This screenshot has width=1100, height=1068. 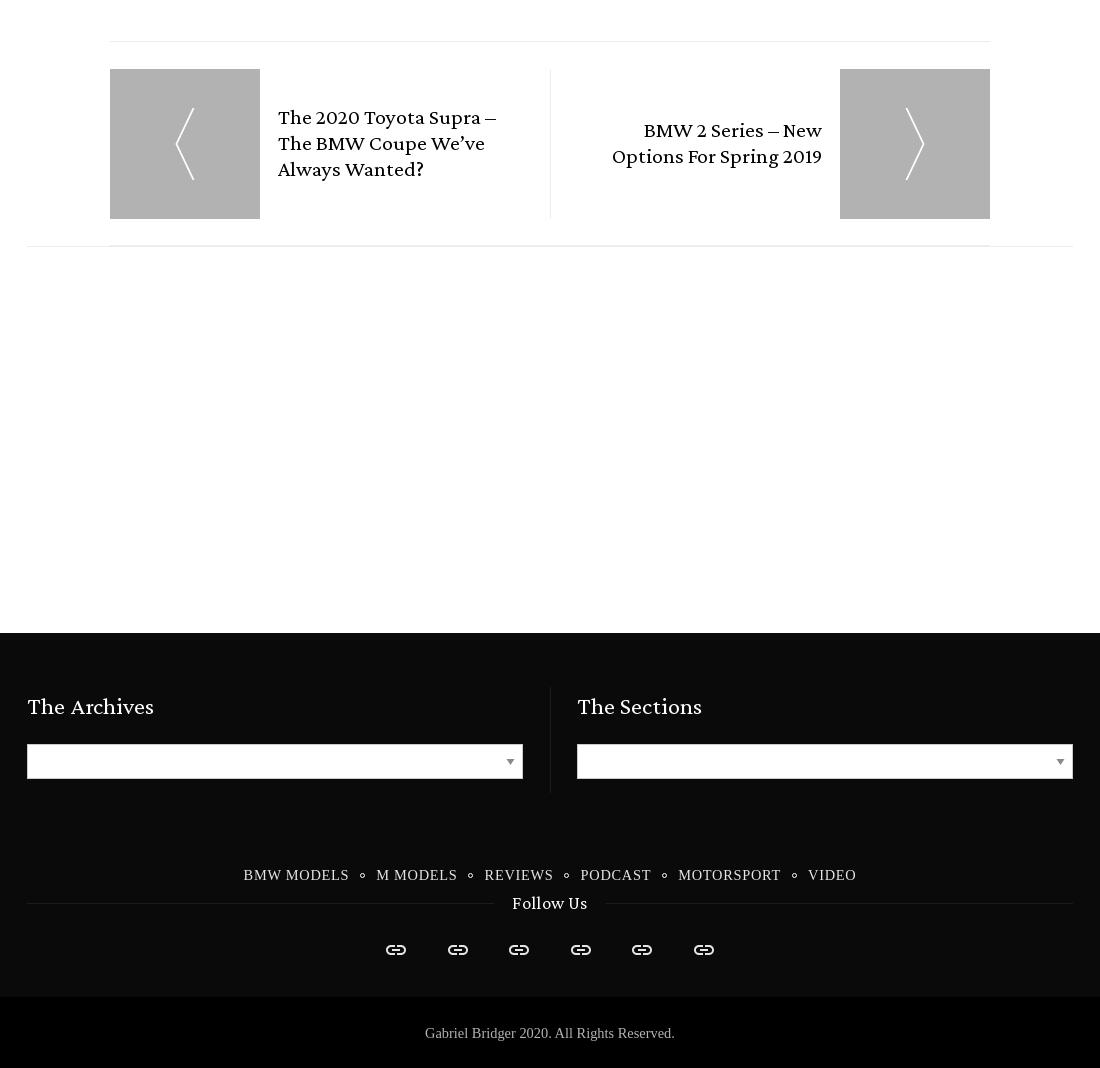 What do you see at coordinates (715, 145) in the screenshot?
I see `'BMW 2 Series – New Options for Spring 2019'` at bounding box center [715, 145].